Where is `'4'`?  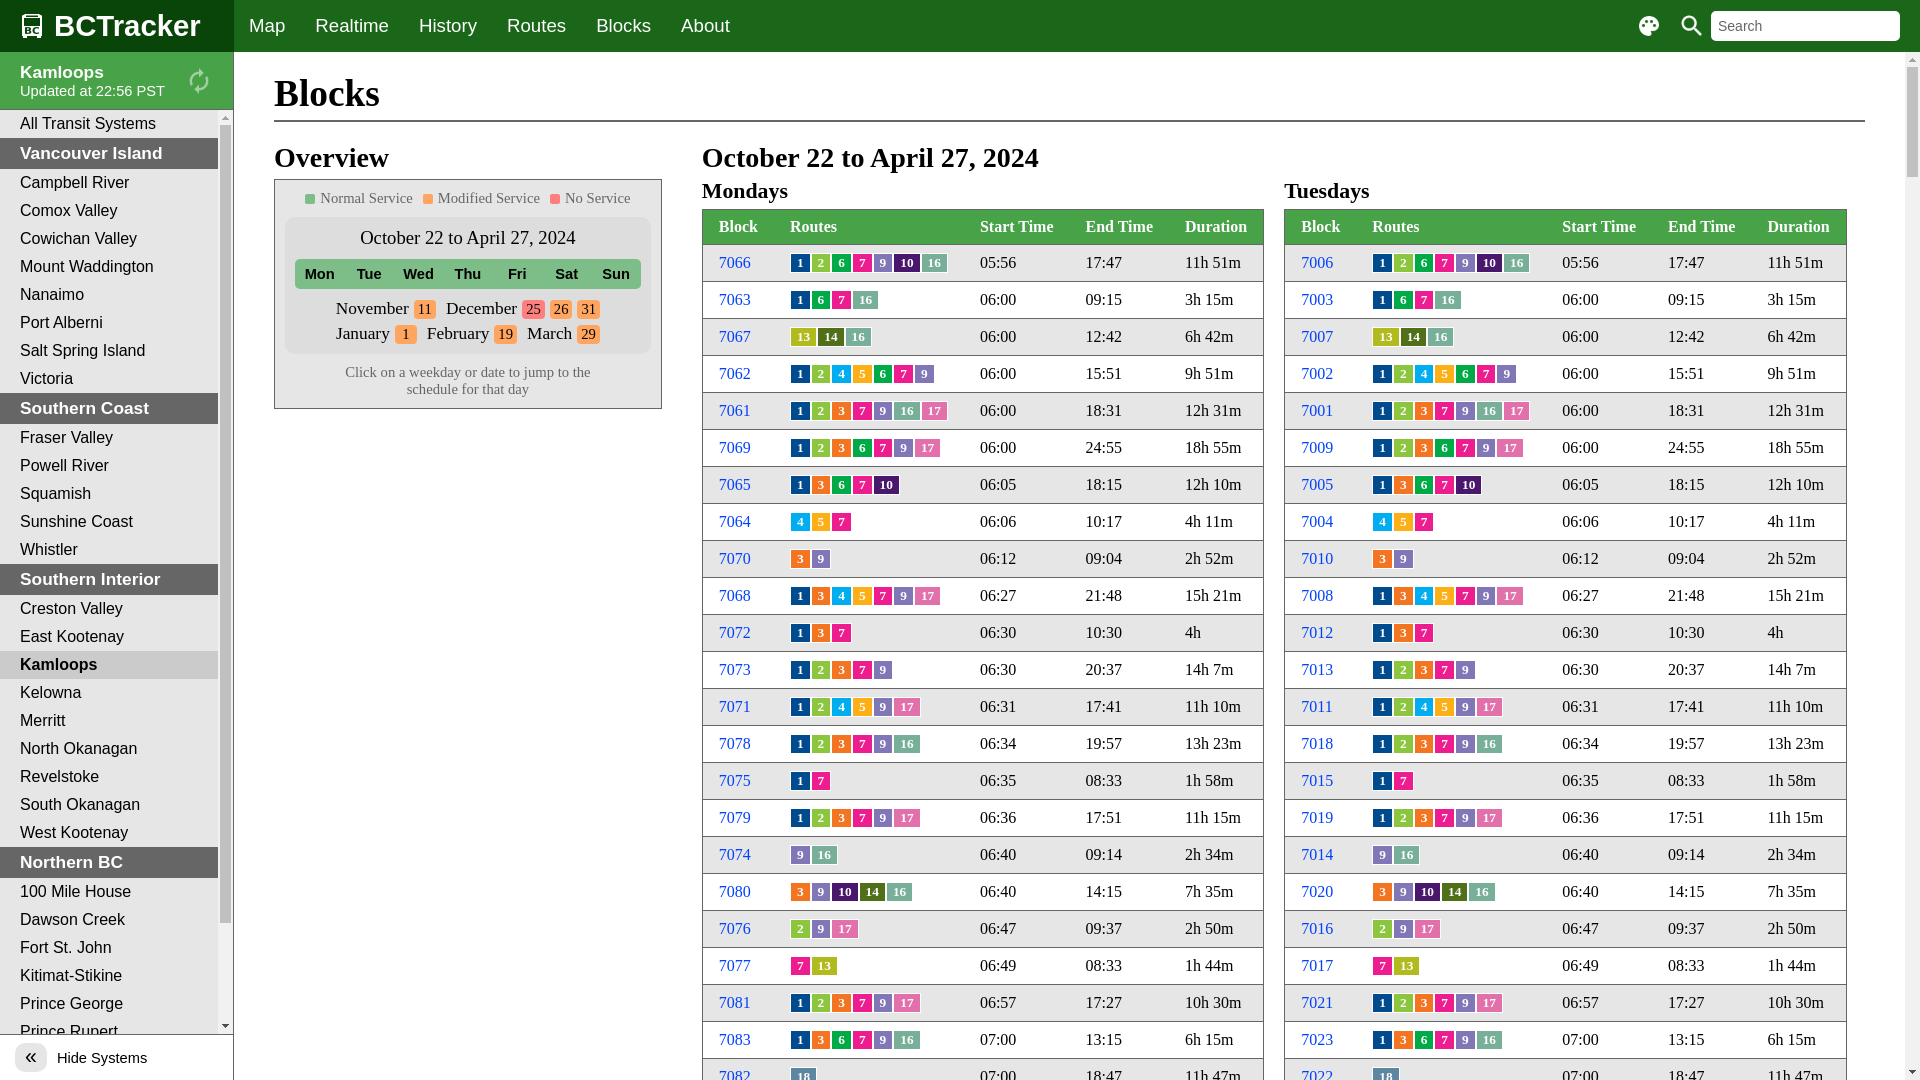 '4' is located at coordinates (1381, 520).